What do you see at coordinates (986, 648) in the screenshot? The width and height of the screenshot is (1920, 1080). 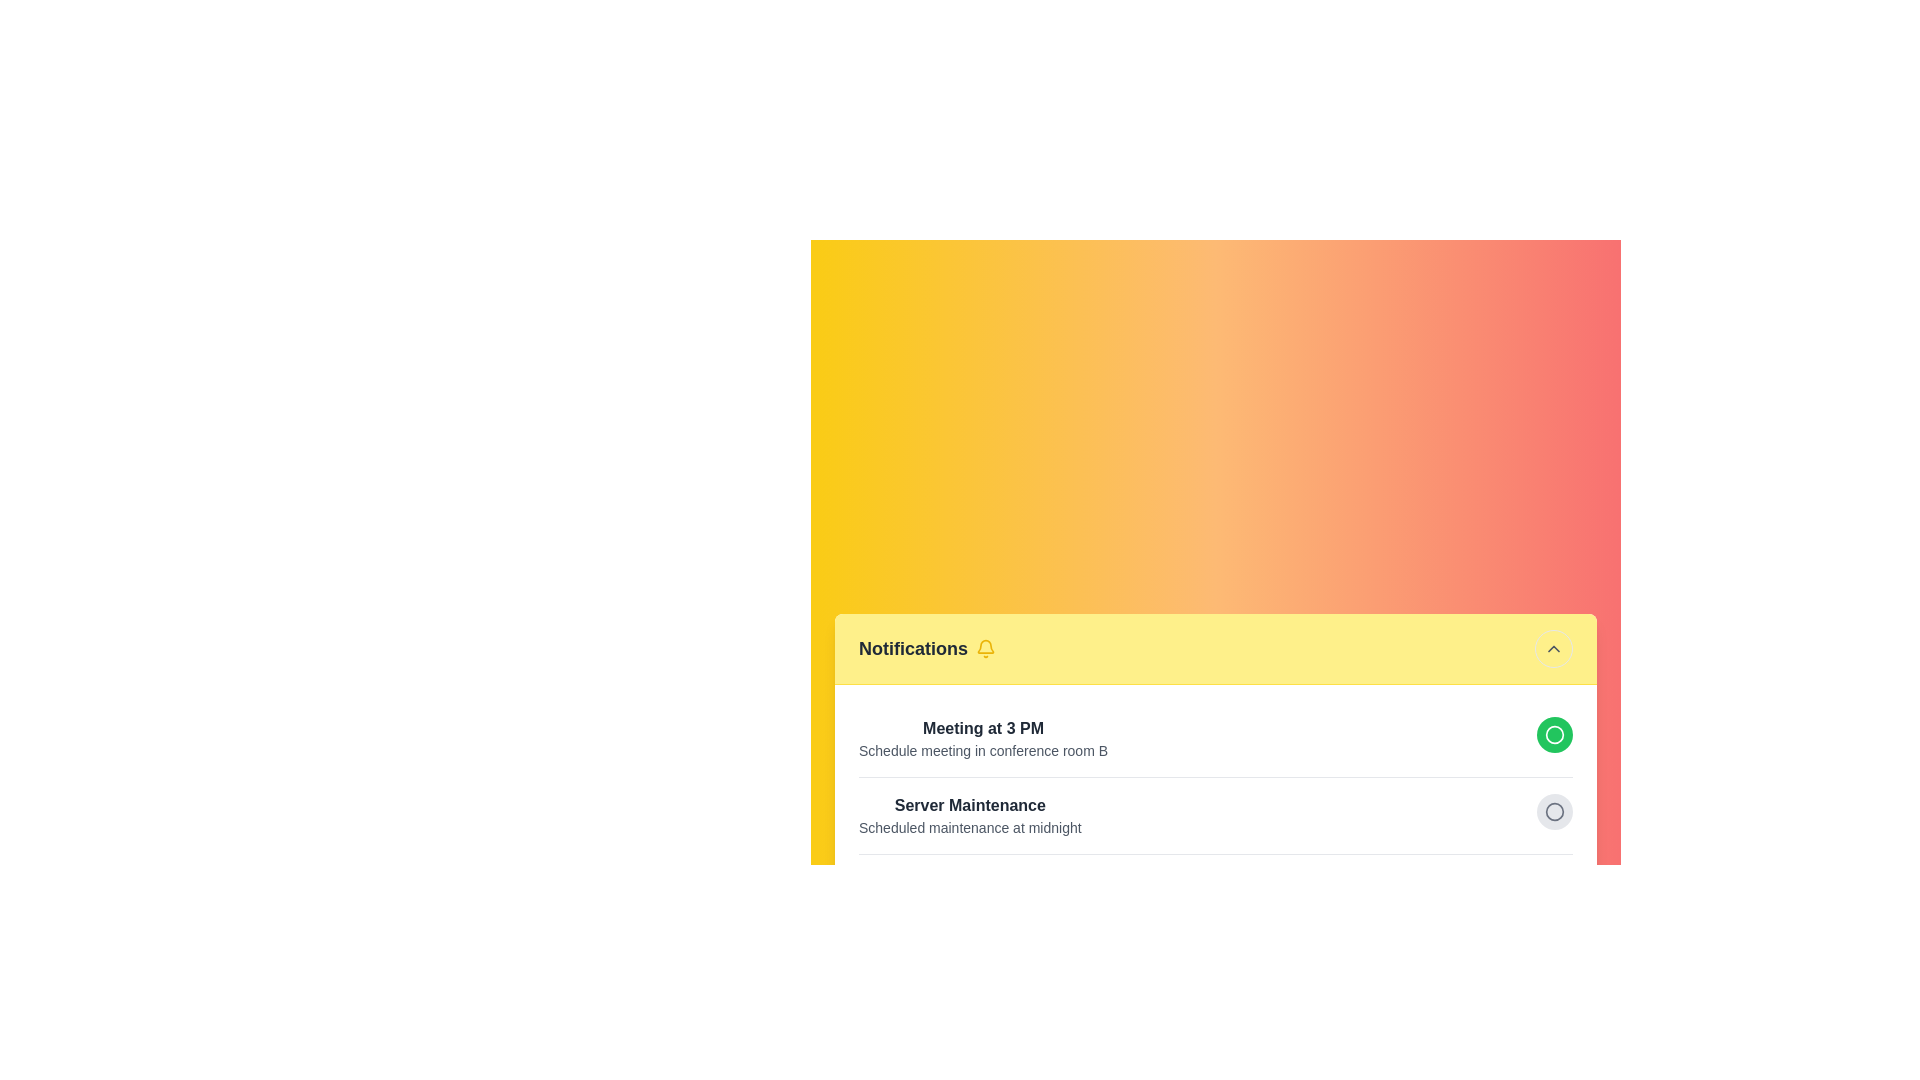 I see `the yellow bell icon located next to the 'Notifications' text` at bounding box center [986, 648].